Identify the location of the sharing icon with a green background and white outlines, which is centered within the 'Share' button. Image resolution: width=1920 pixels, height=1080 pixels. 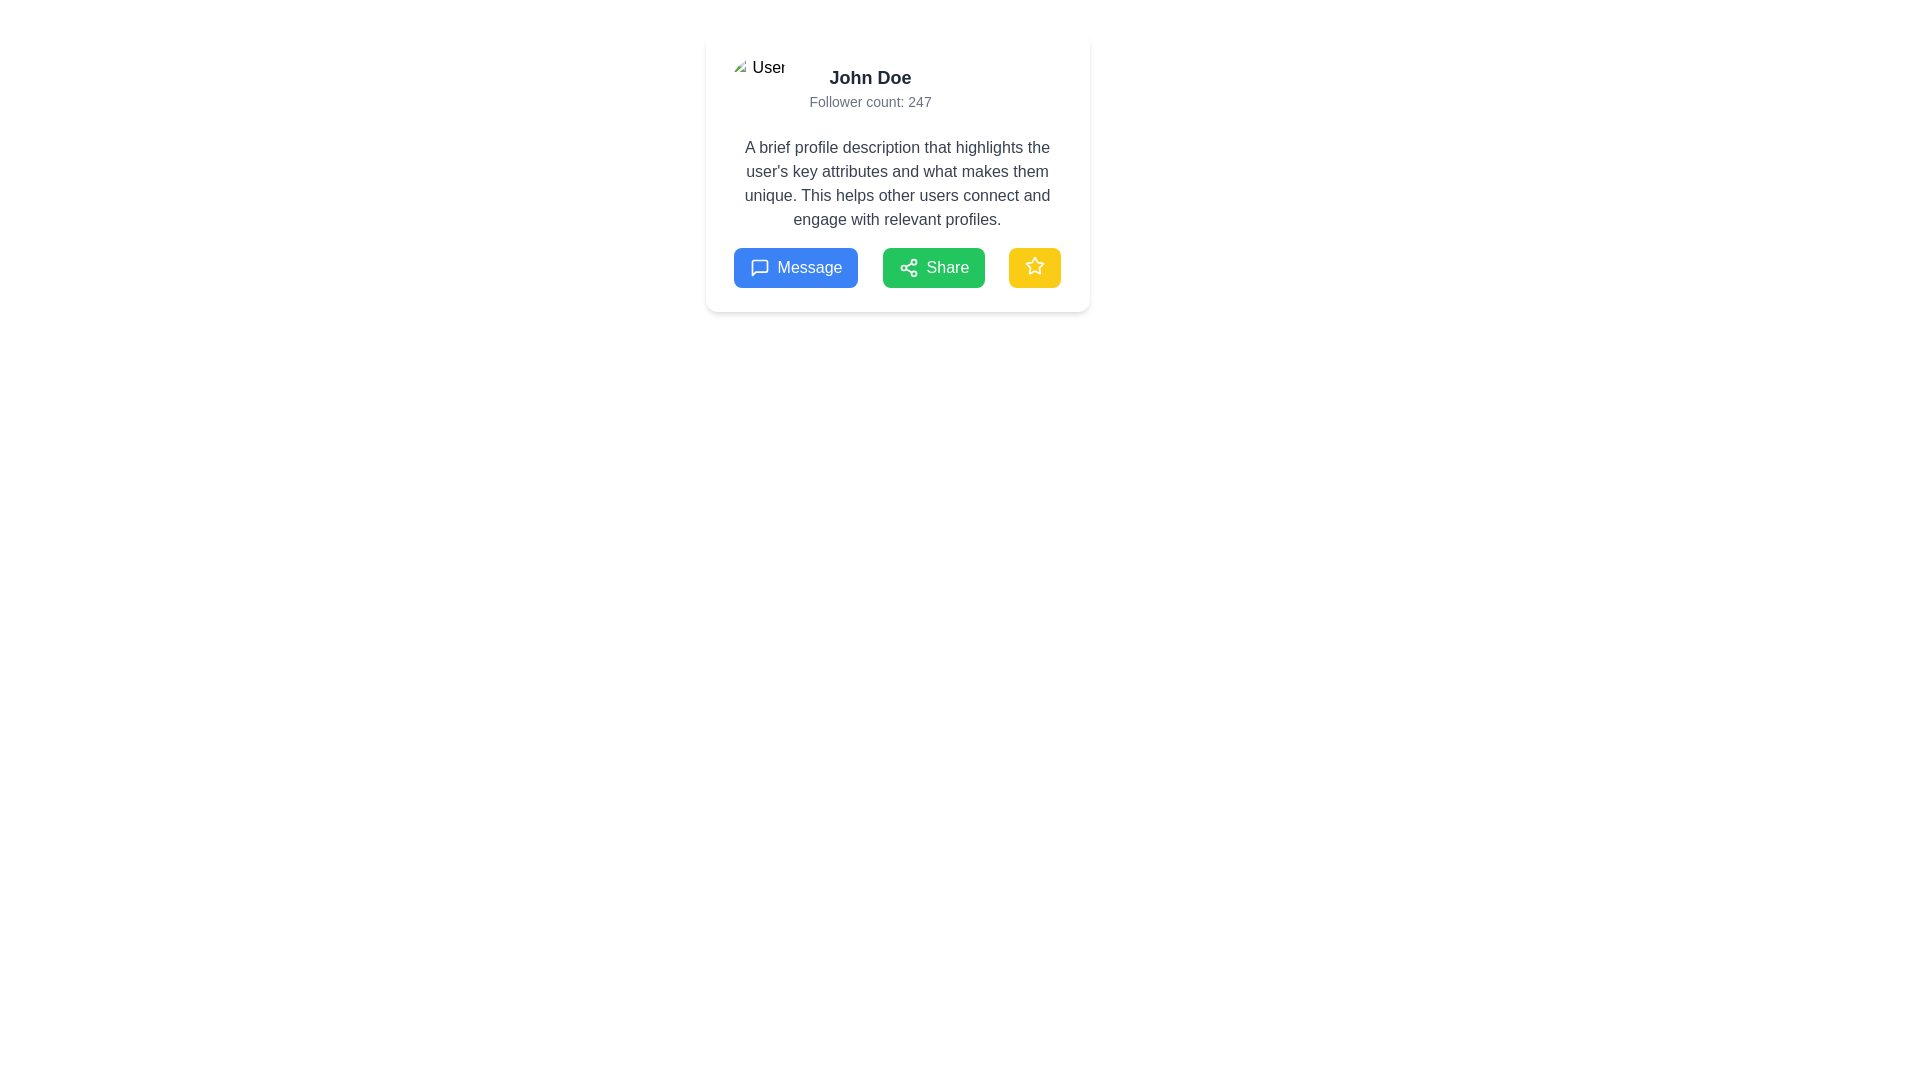
(907, 266).